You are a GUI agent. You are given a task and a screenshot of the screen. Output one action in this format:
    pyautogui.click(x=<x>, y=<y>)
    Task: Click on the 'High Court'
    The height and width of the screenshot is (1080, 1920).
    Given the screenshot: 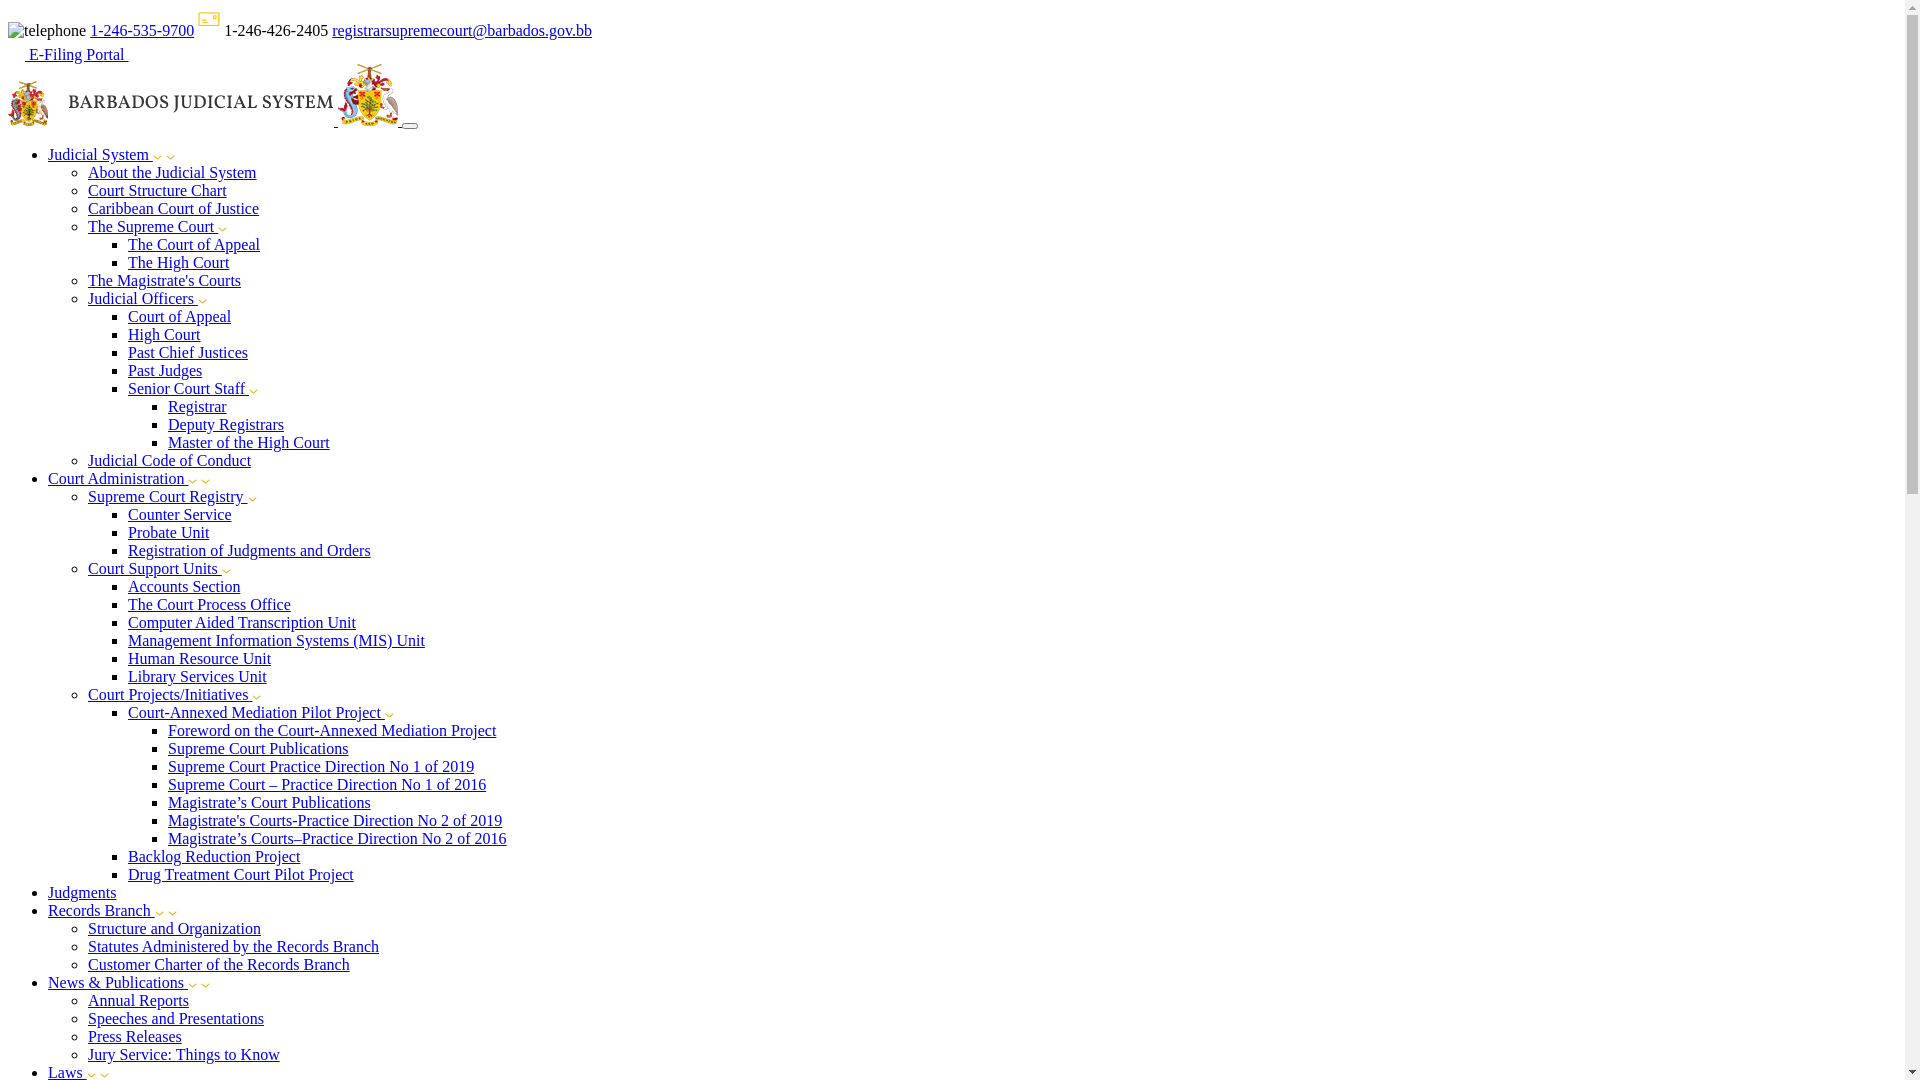 What is the action you would take?
    pyautogui.click(x=127, y=333)
    